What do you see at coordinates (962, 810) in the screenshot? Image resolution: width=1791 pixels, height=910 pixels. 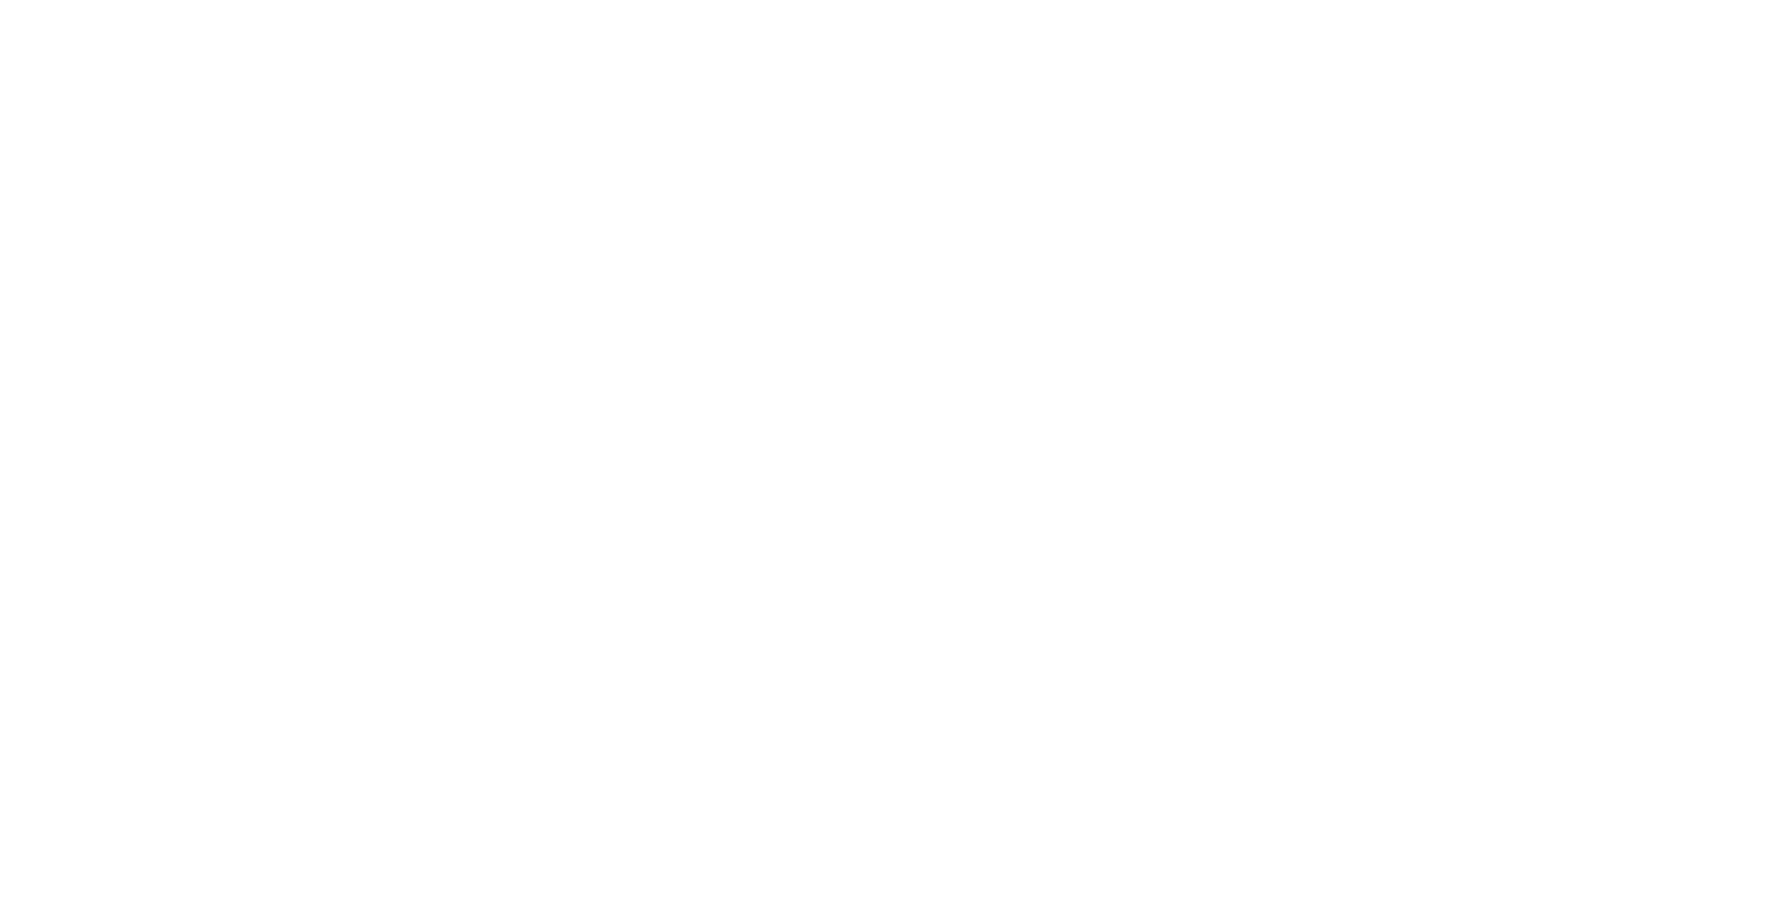 I see `'NHL.com is the official website of the National Hockey League. All NHL logos and marks and NHL team logos and marks depicted herein are the property of the NHL and the respective teams and may not be reproduced without the prior written consent of NHL Enterprises, L.P. © NHL 2023. All Rights Reserved. All NHL team jerseys customized with NHL players' names and numbers are officially licensed by the NHL and the NHLPA. The Zamboni word mark and configuration of the Zamboni ice resurfacing machine are registered trademarks of Frank J. Zamboni & Co., Inc.© Frank J. Zamboni & Co., Inc. 2023. All Rights Reserved. Any other third party trademarks or copyrights are the property of their respective owners. All rights reserved.'` at bounding box center [962, 810].